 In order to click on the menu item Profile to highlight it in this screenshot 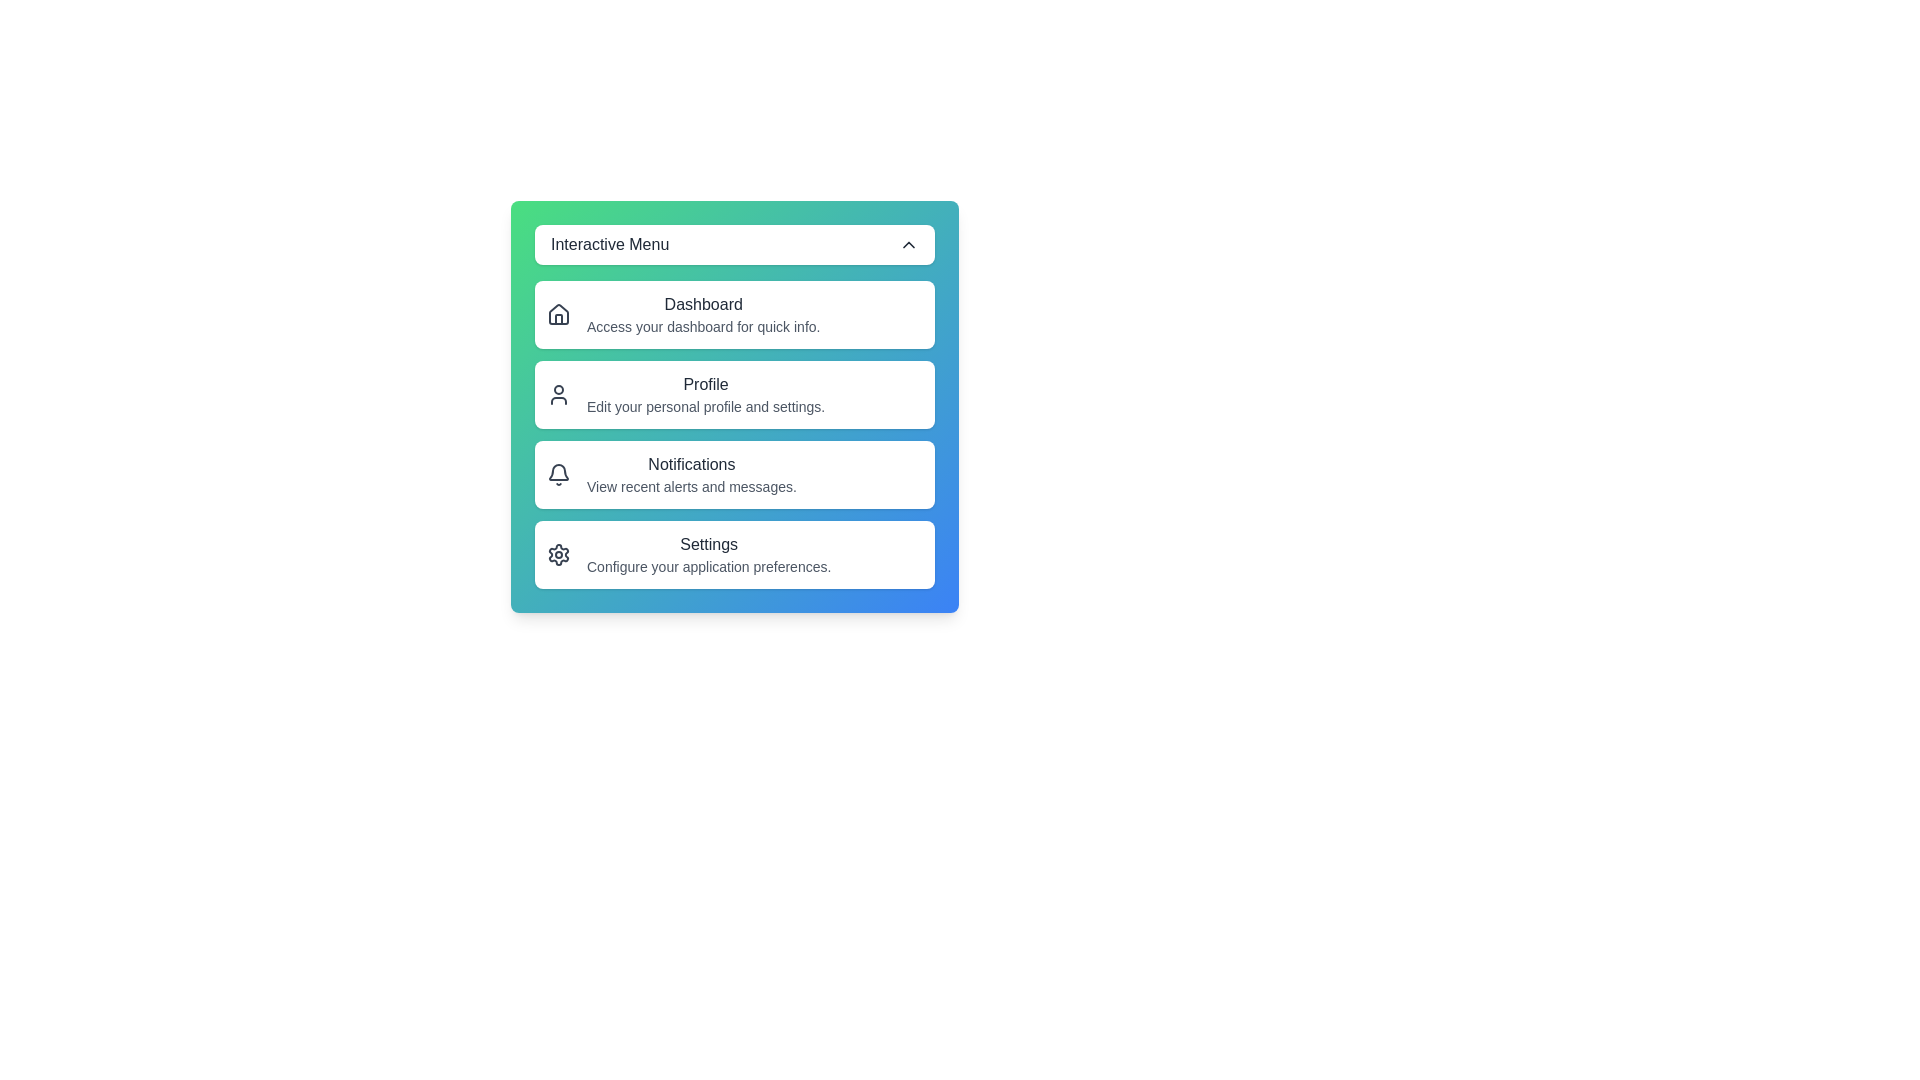, I will do `click(733, 394)`.